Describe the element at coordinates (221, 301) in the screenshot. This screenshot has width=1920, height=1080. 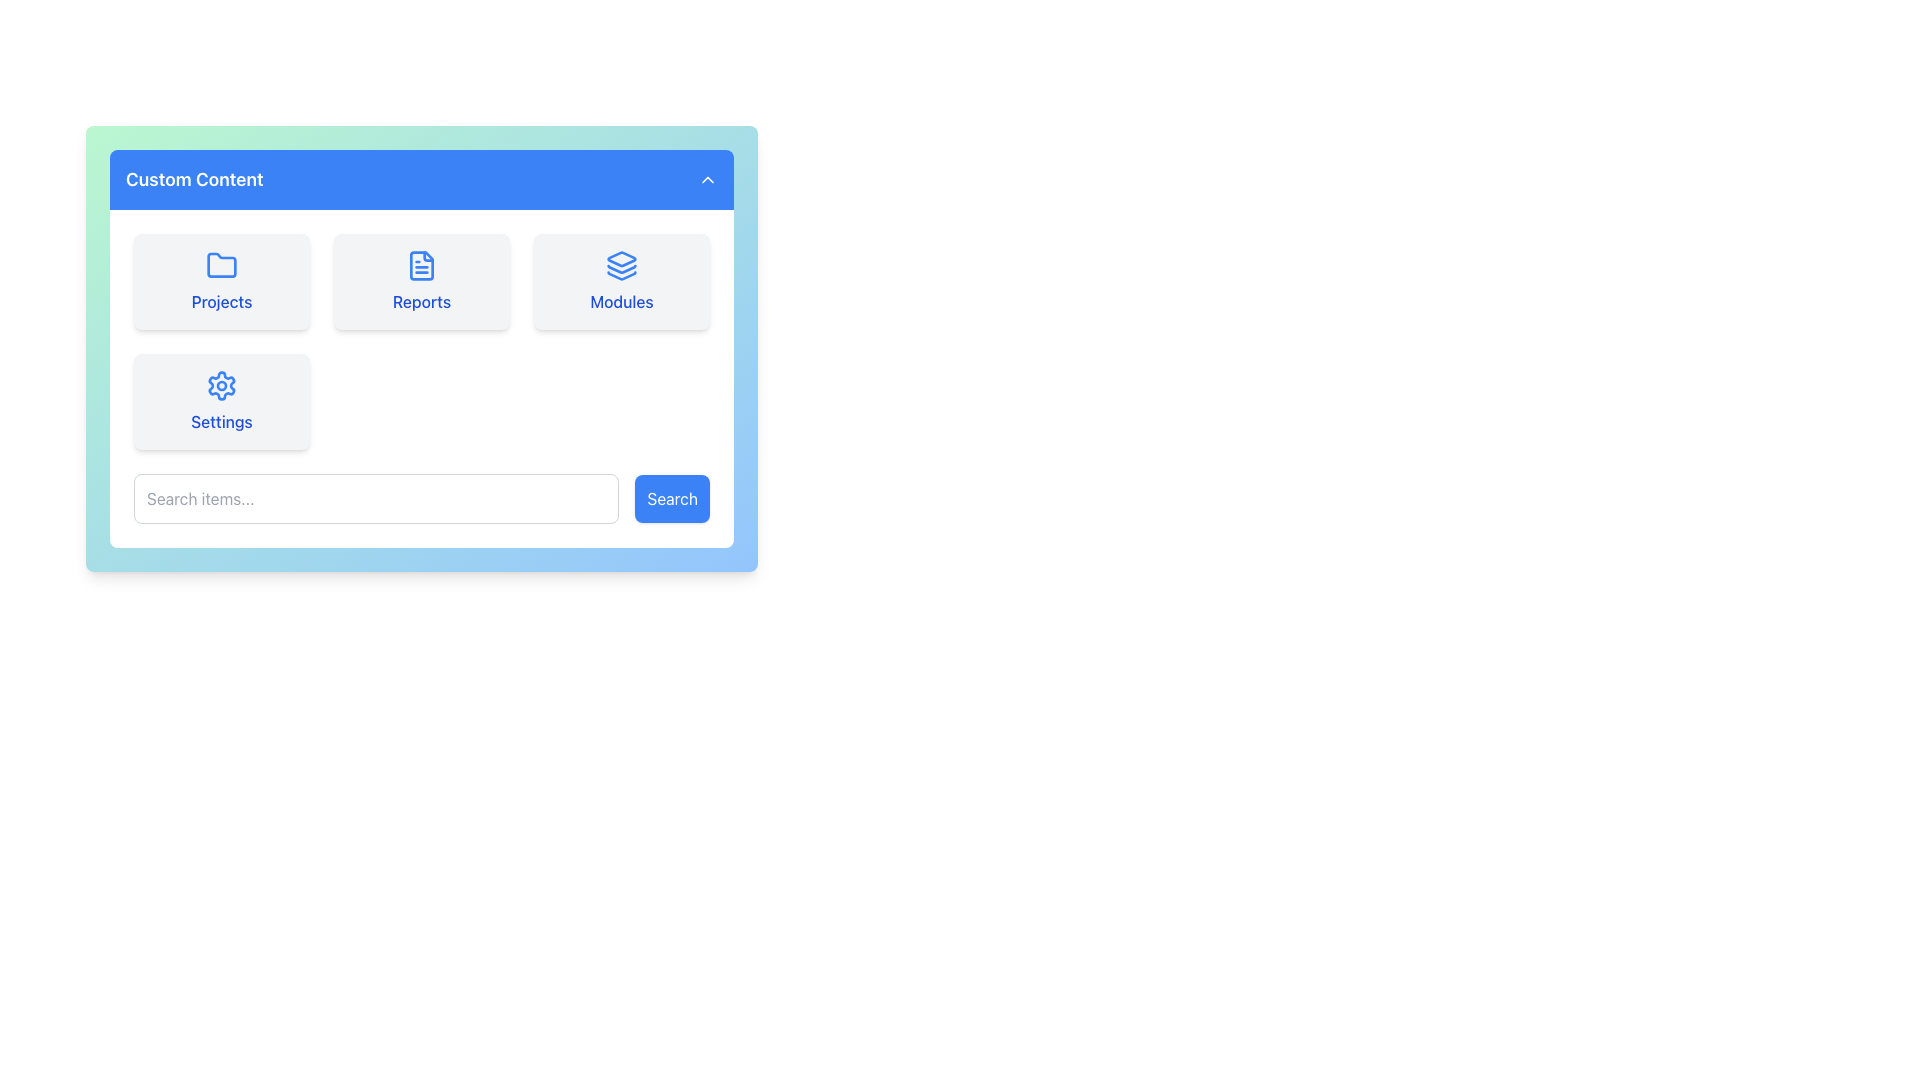
I see `the 'Projects' text label that annotates the clickable box, indicating its relation to 'Projects'` at that location.